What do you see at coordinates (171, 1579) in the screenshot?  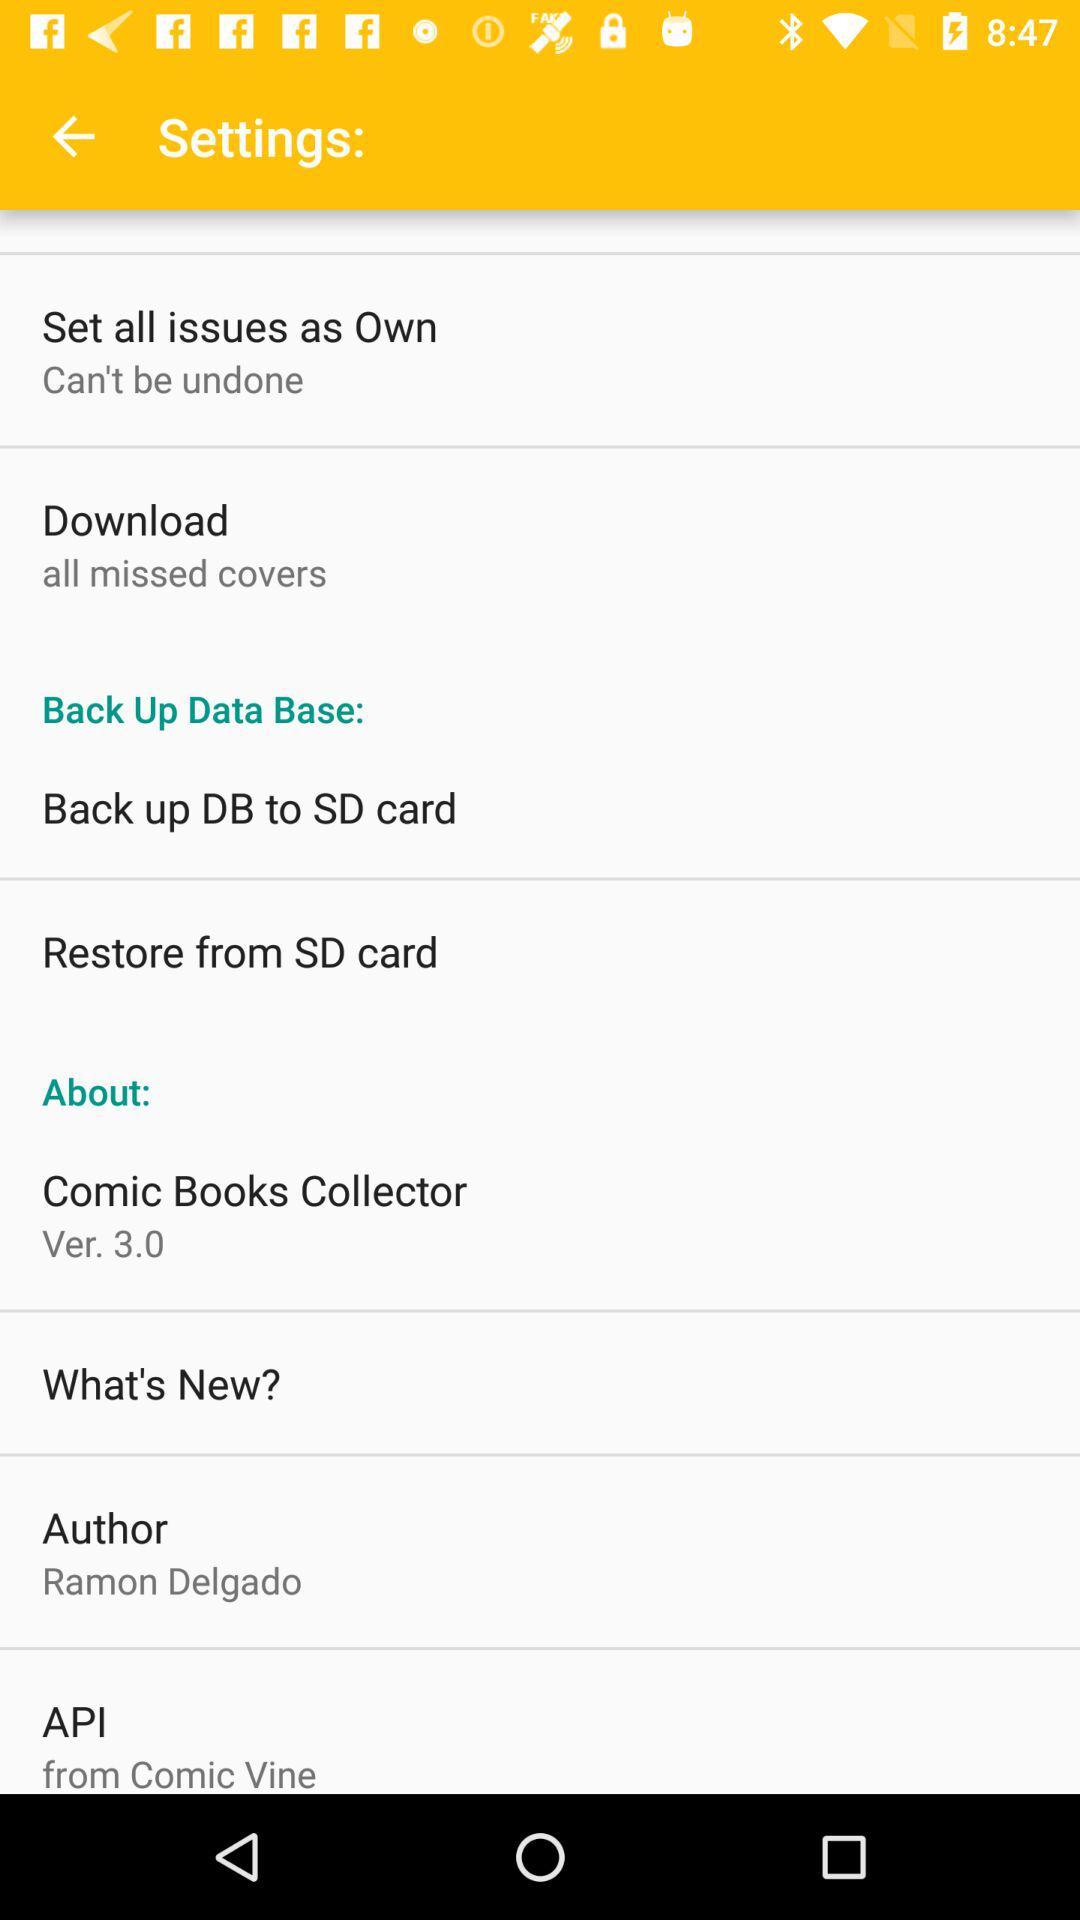 I see `item above the api icon` at bounding box center [171, 1579].